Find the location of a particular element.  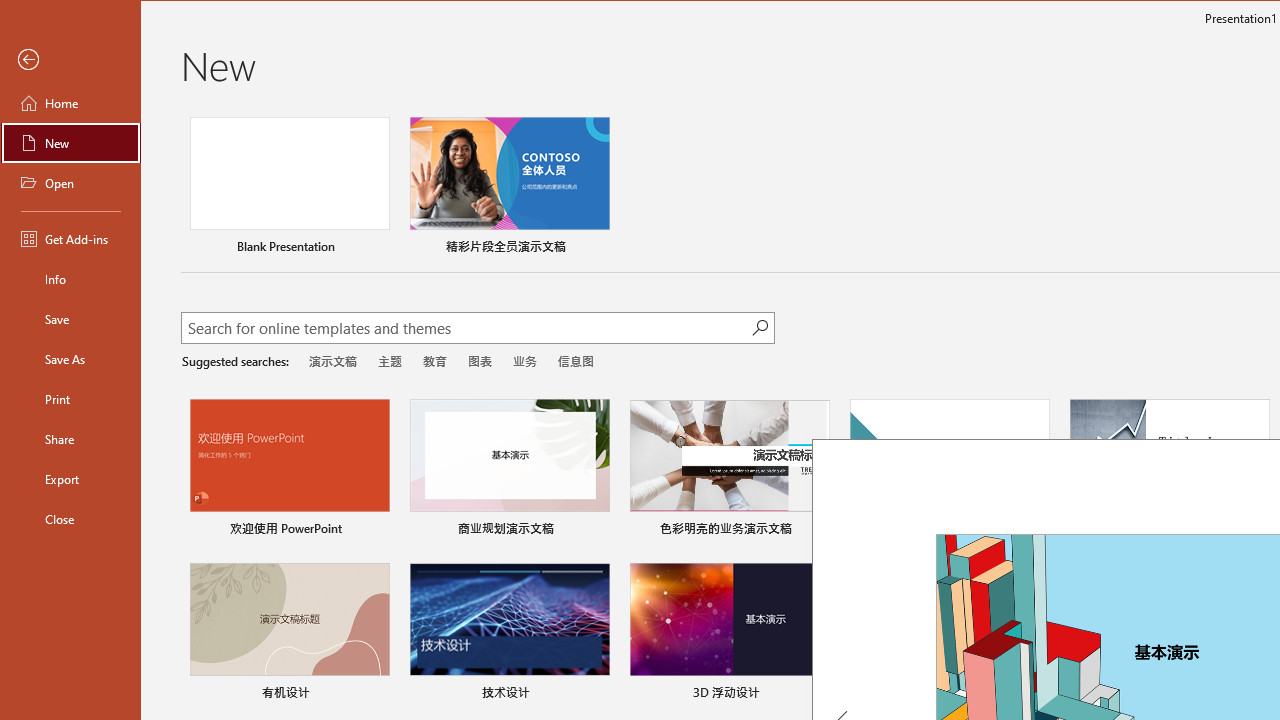

'Save As' is located at coordinates (71, 357).